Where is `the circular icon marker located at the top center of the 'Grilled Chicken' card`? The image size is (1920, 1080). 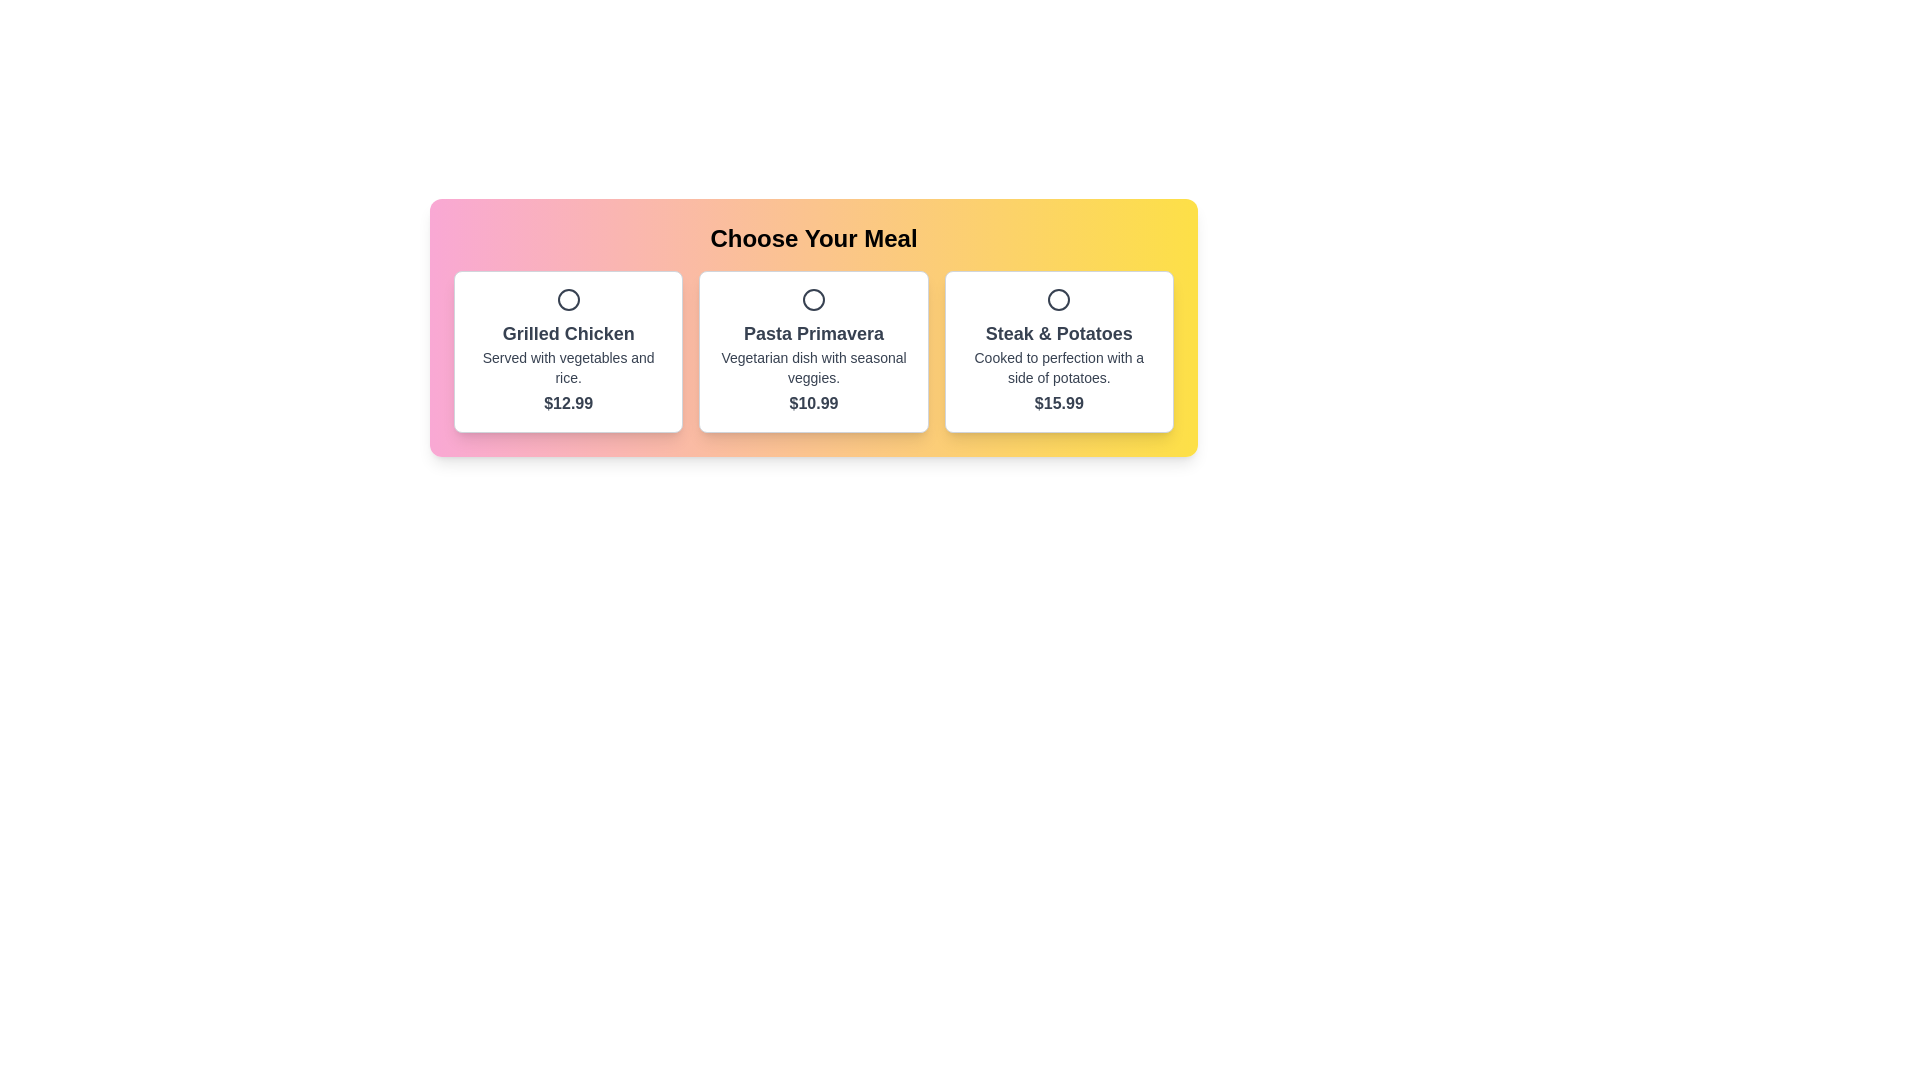 the circular icon marker located at the top center of the 'Grilled Chicken' card is located at coordinates (567, 300).